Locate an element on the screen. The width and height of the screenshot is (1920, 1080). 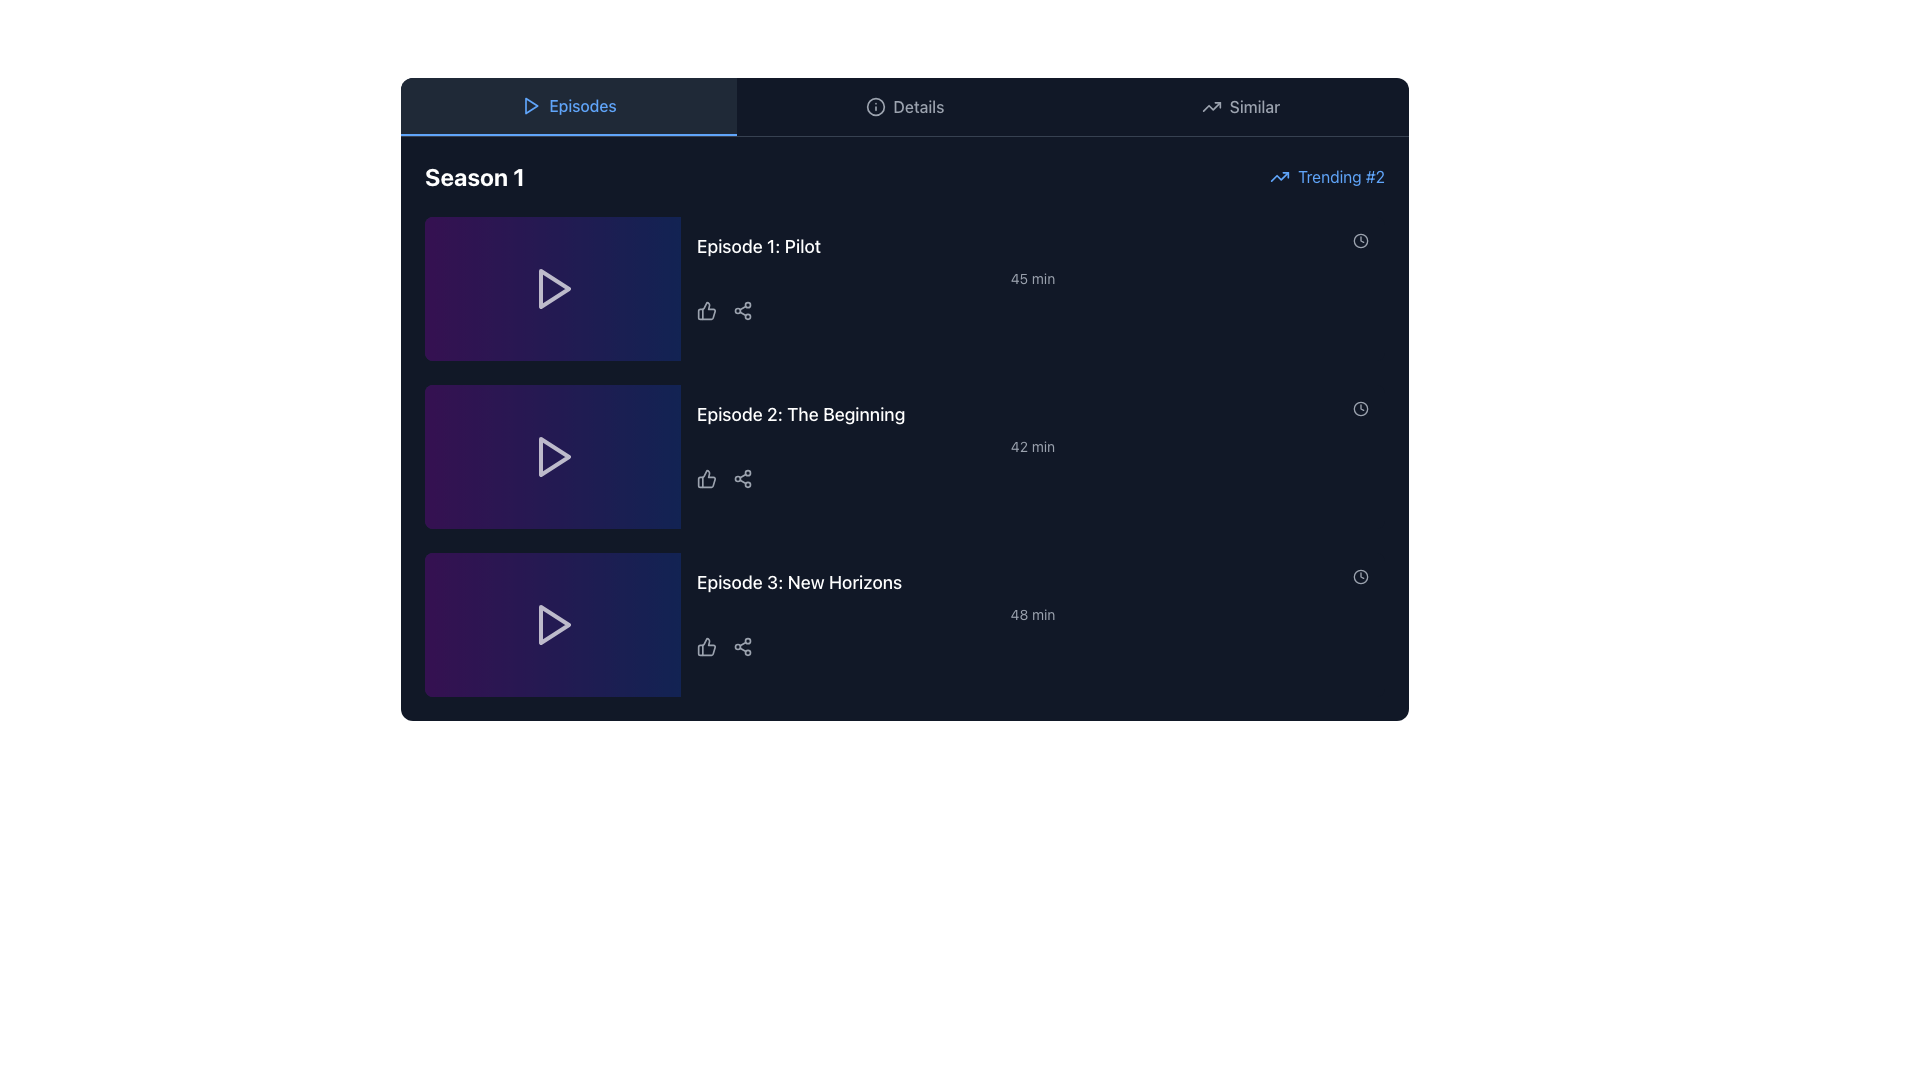
the share icon button, which is the third element aligned to the right of the text 'Episode 2: The Beginning' is located at coordinates (742, 478).